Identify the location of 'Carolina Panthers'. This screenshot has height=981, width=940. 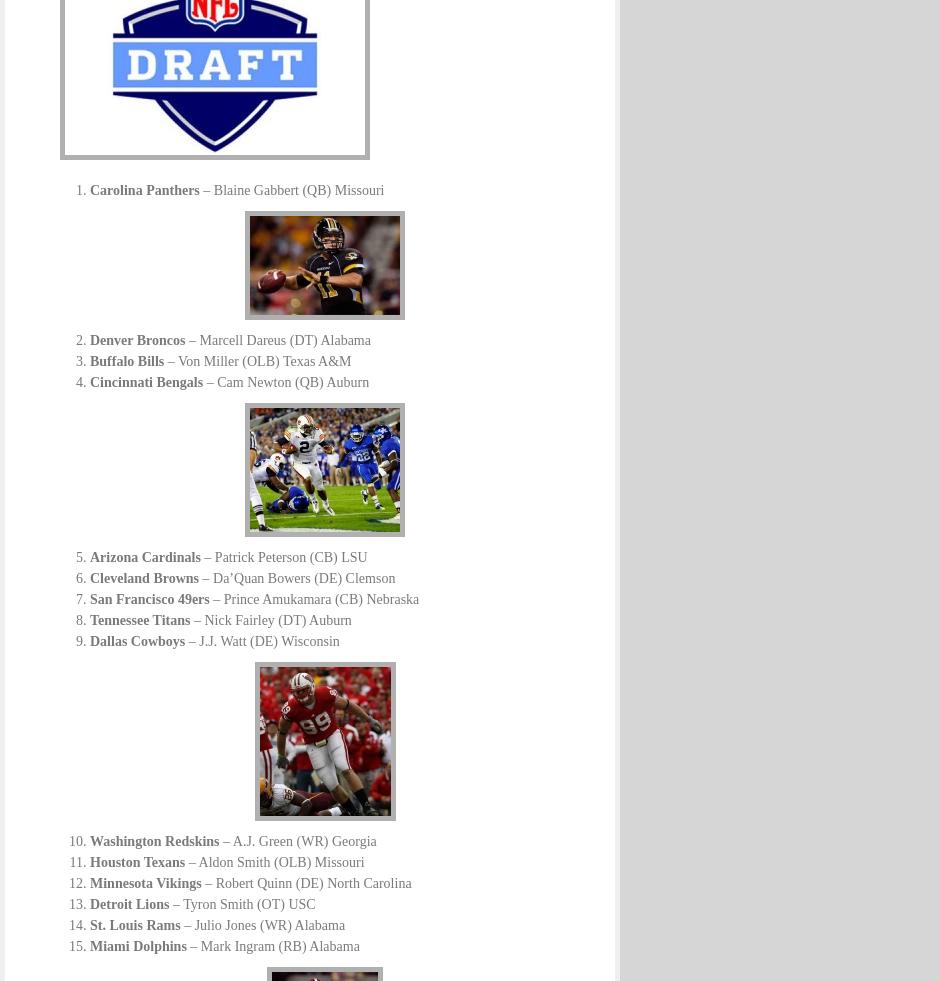
(143, 189).